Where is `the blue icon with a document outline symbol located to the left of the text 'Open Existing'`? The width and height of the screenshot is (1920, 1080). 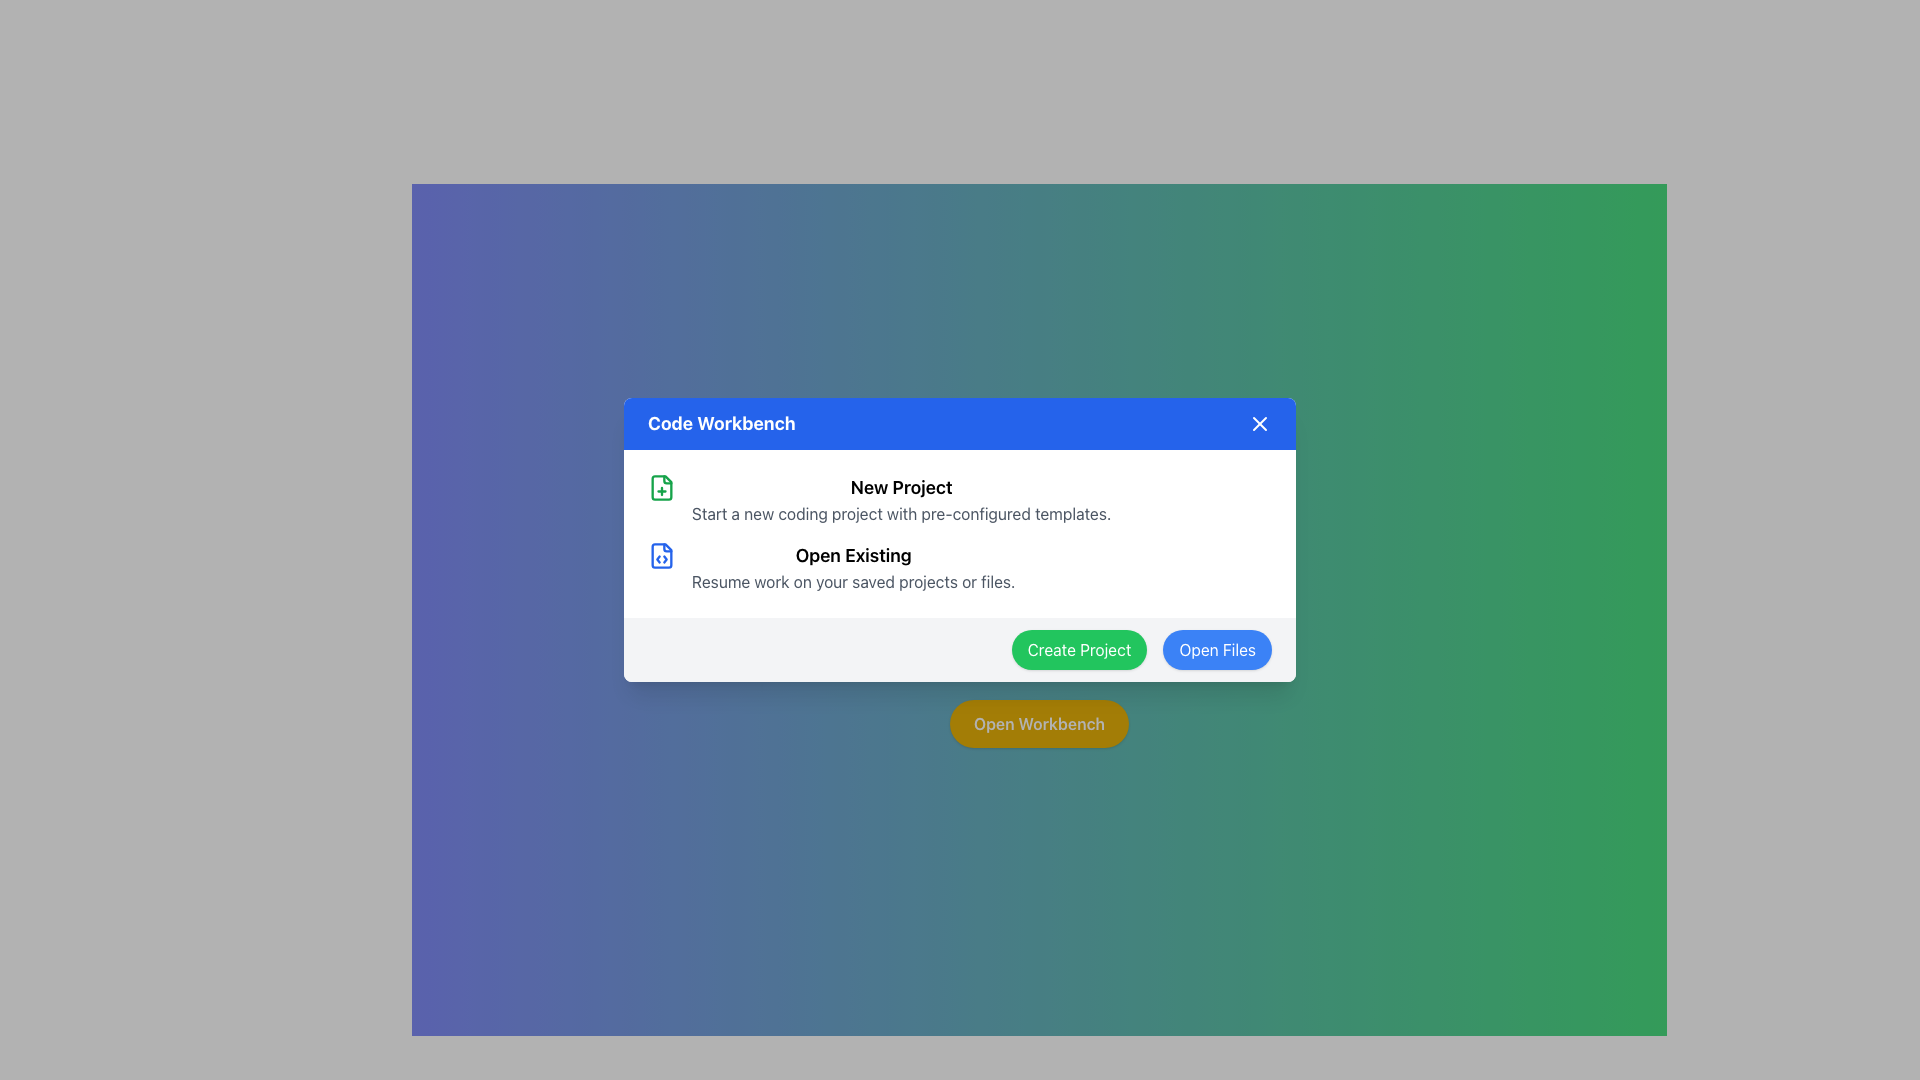 the blue icon with a document outline symbol located to the left of the text 'Open Existing' is located at coordinates (662, 555).